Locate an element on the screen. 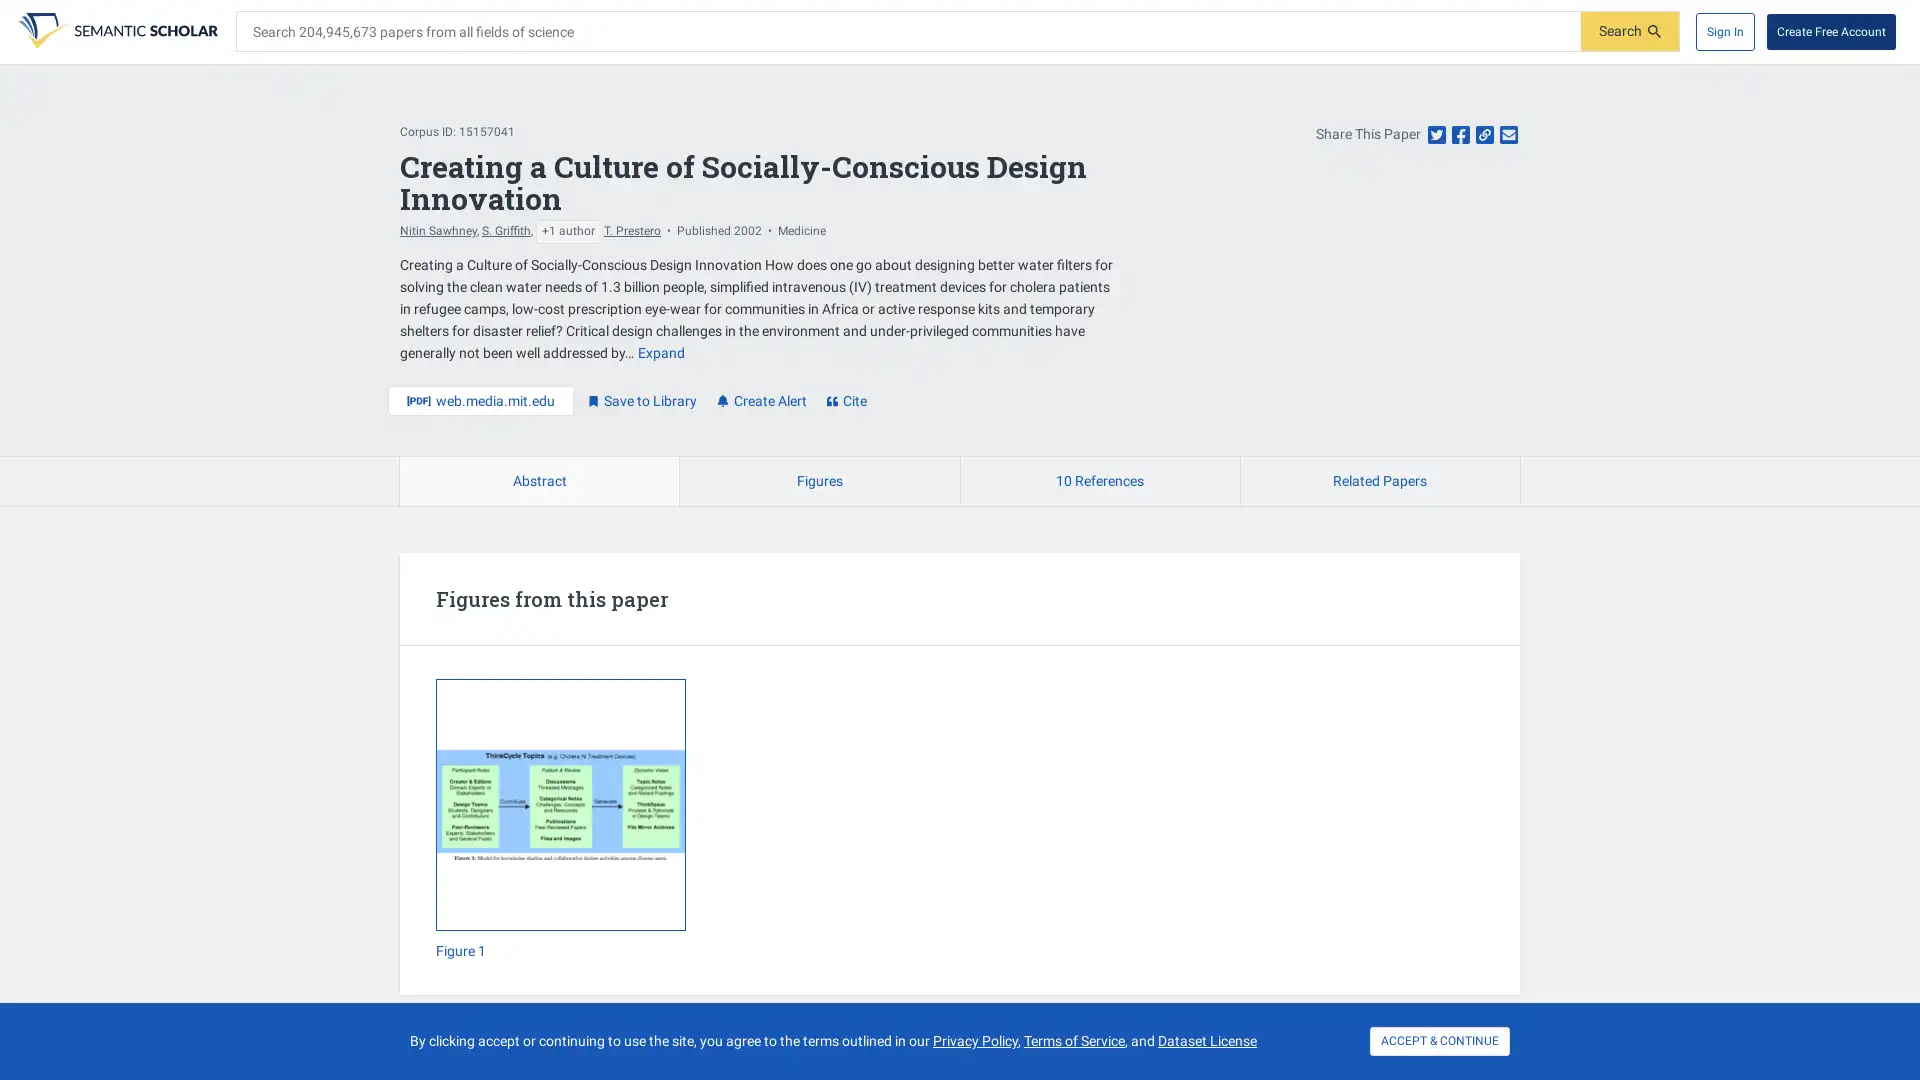 The width and height of the screenshot is (1920, 1080). Sign In is located at coordinates (1724, 31).